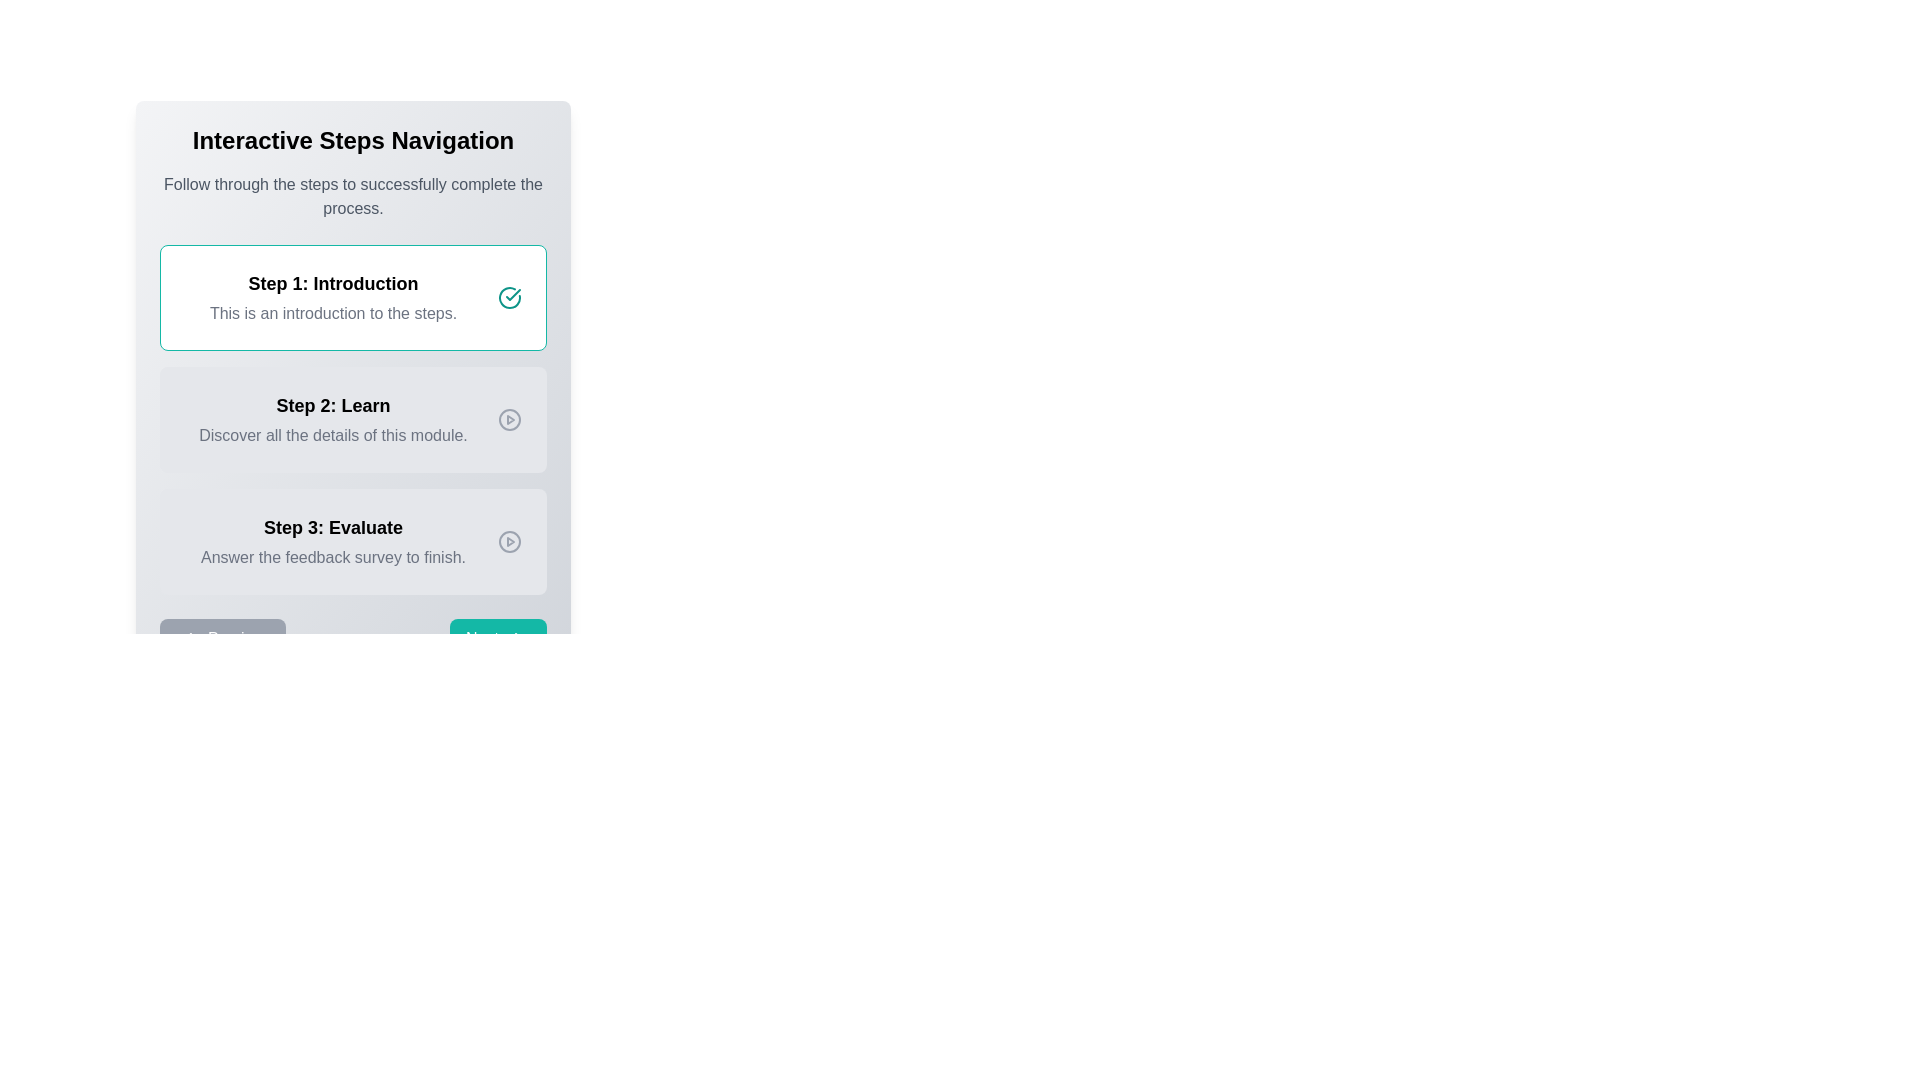 The width and height of the screenshot is (1920, 1080). Describe the element at coordinates (509, 297) in the screenshot. I see `the circular checkmark icon with a teal-green stroke located at the top-right corner of the 'Step 1: Introduction' card` at that location.